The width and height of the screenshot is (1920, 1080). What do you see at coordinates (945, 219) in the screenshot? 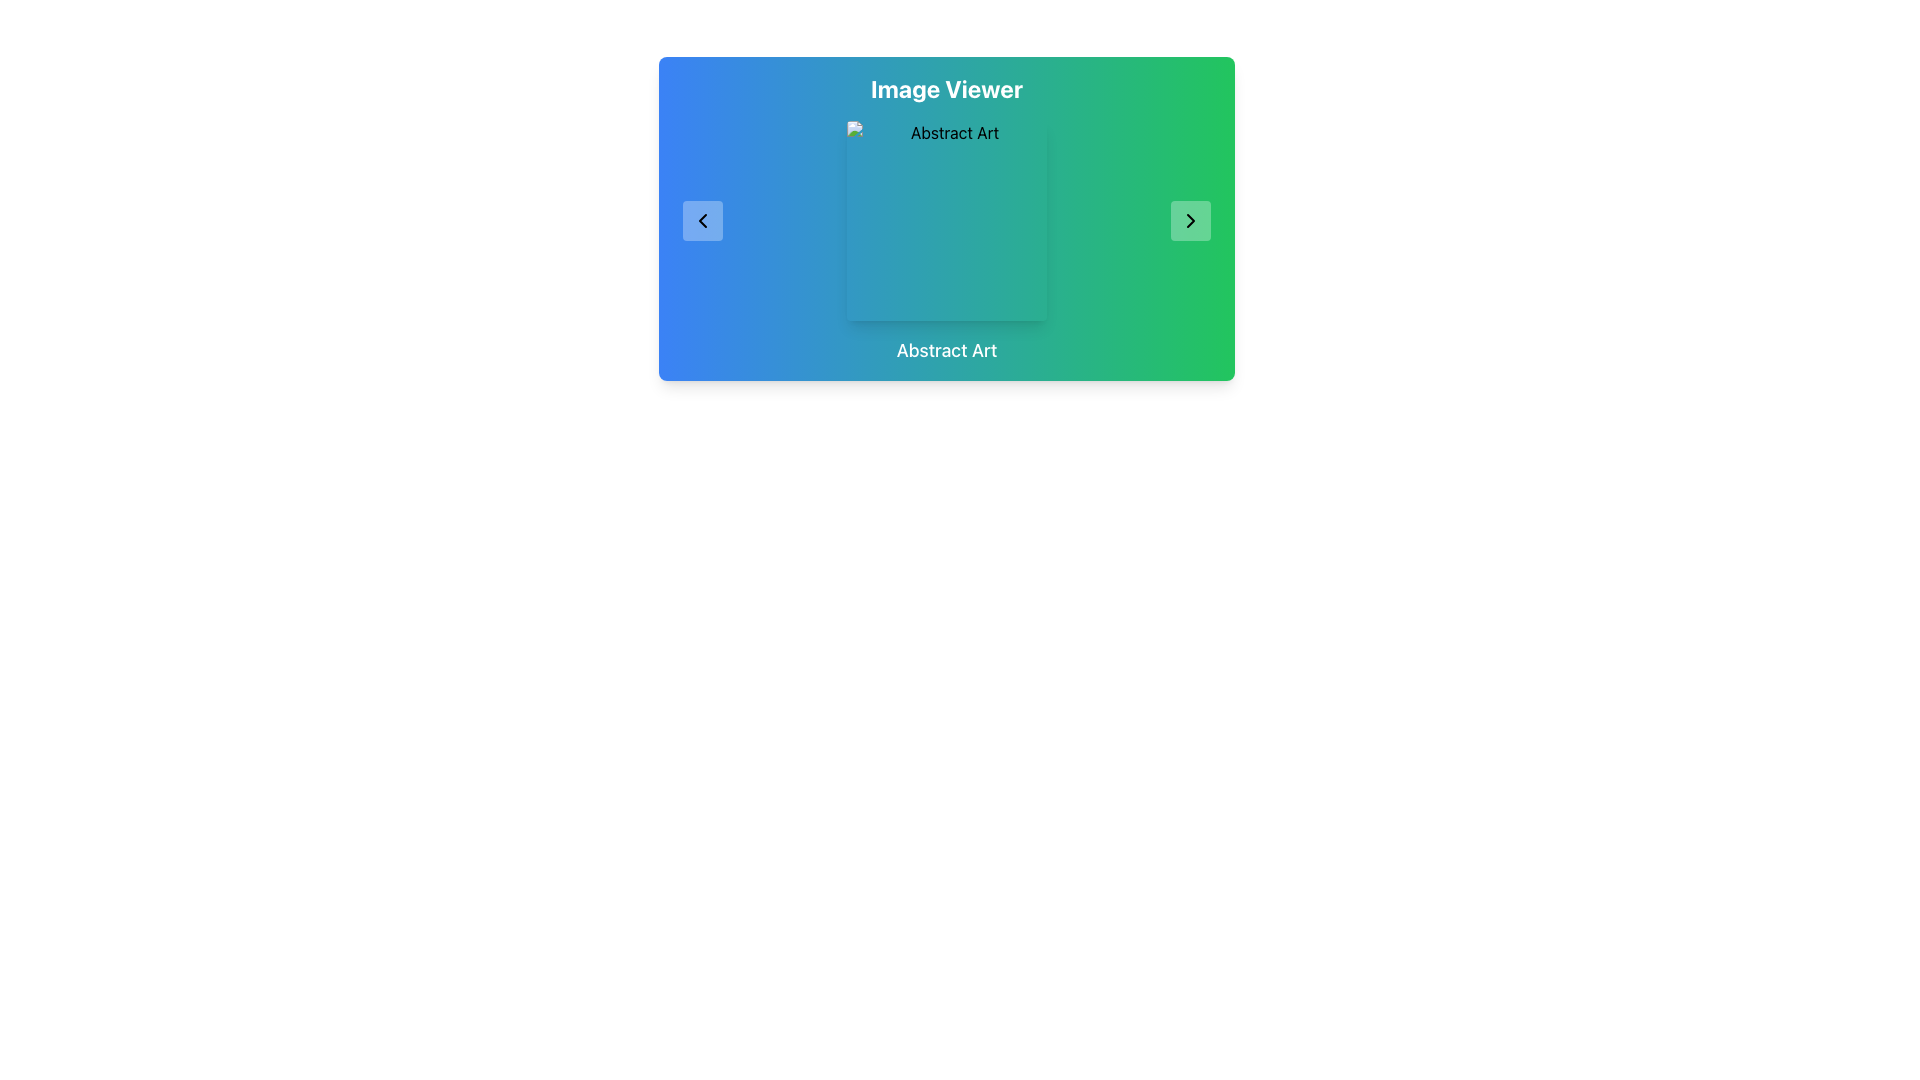
I see `the image viewer interface labeled 'Abstract Art'` at bounding box center [945, 219].